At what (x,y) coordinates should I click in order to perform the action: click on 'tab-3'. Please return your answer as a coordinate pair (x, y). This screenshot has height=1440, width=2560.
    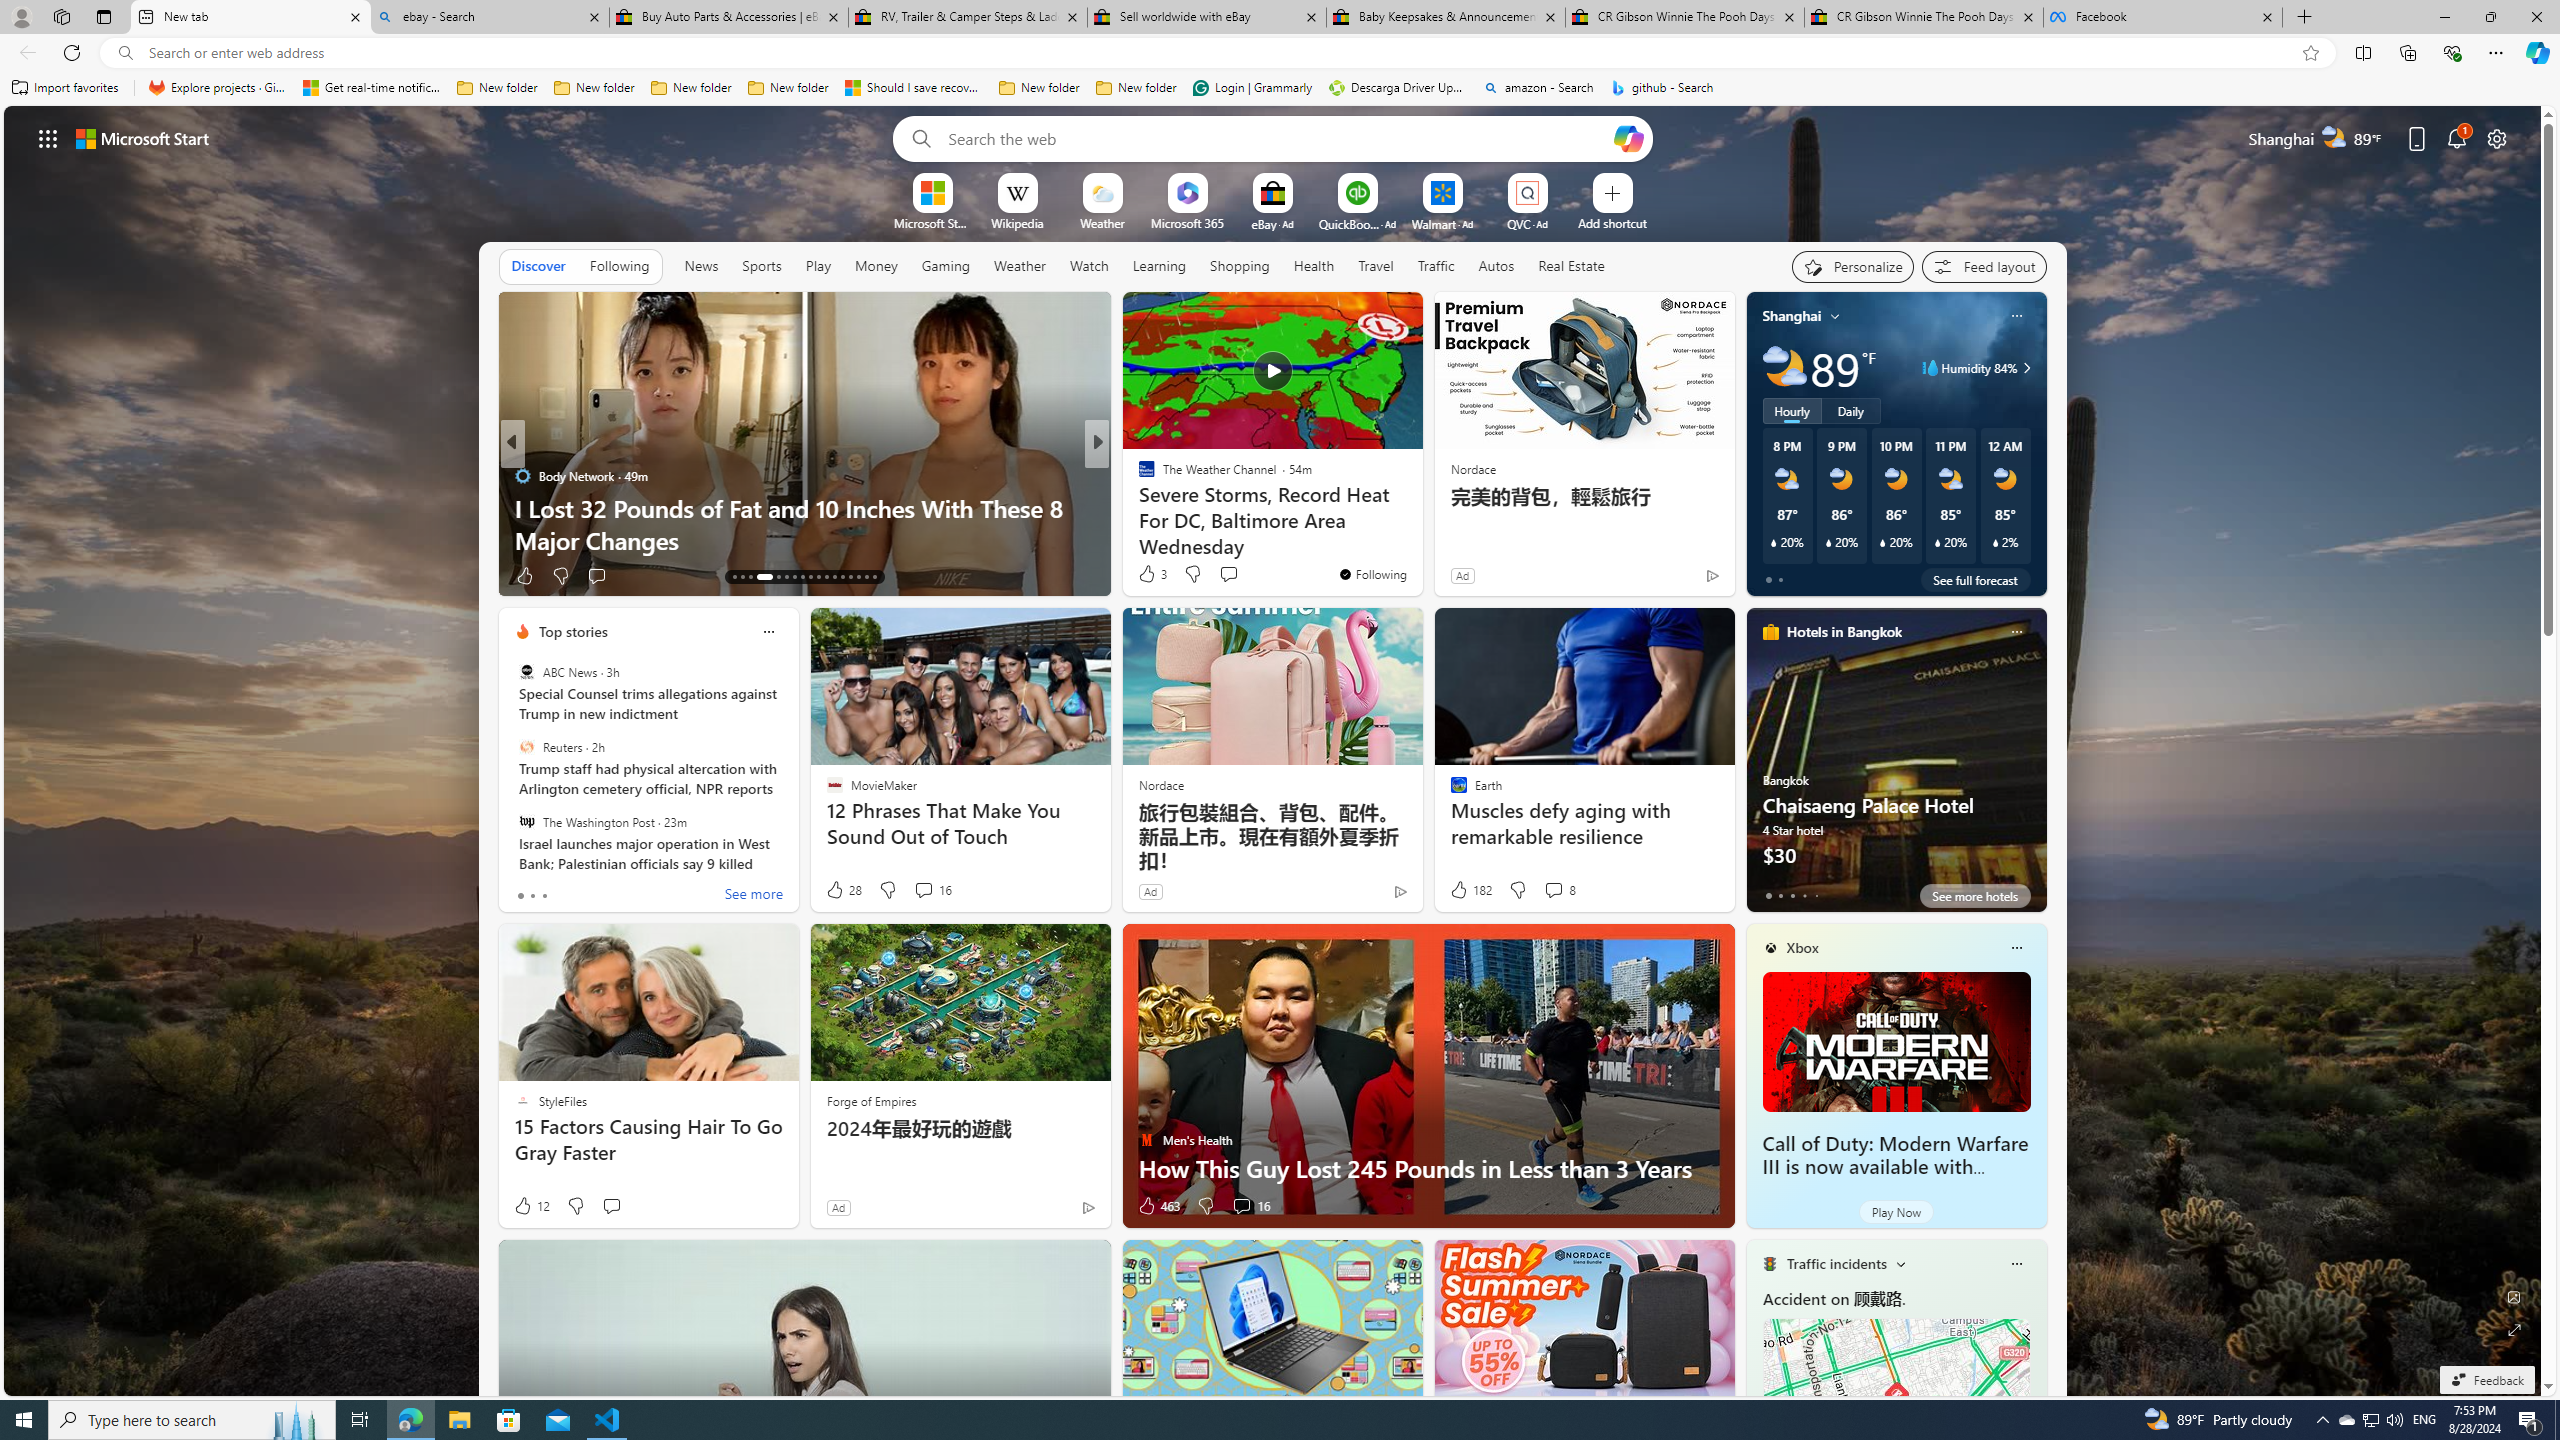
    Looking at the image, I should click on (1802, 895).